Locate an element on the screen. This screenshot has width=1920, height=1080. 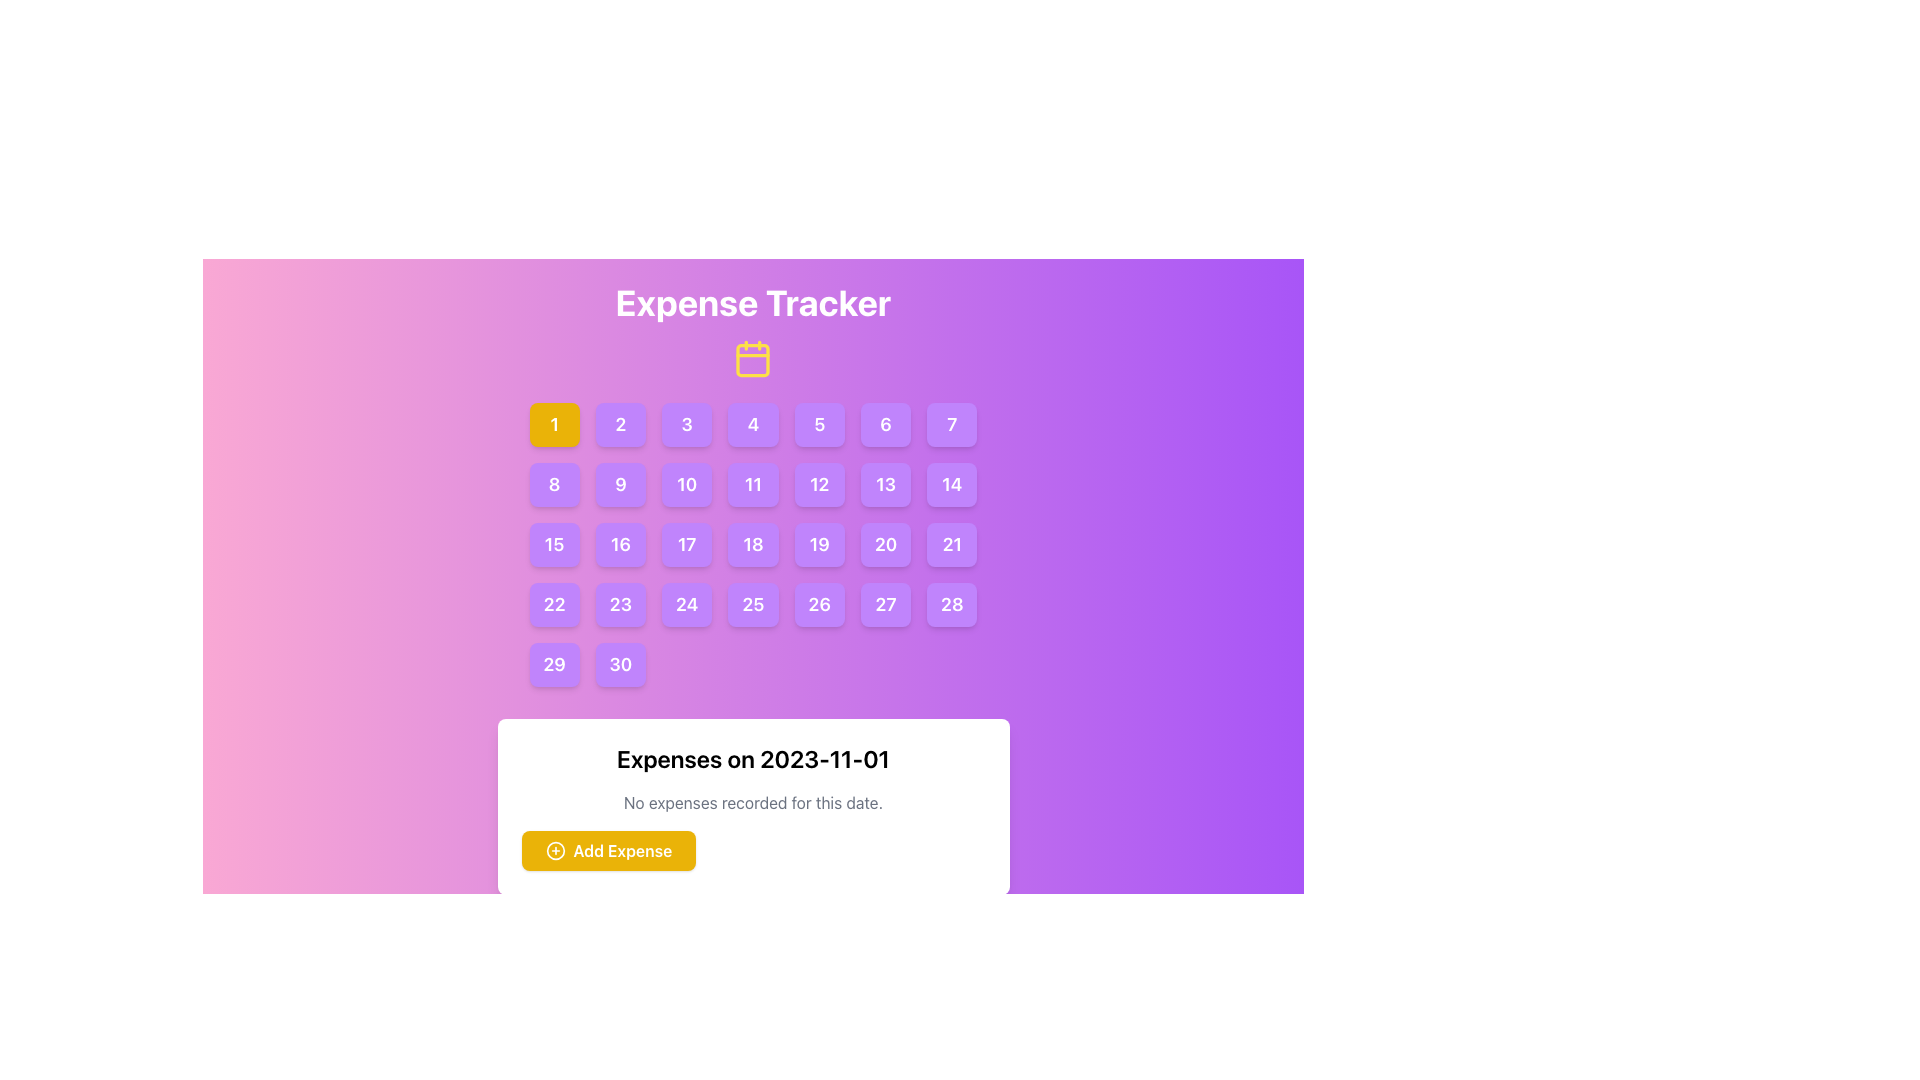
the square-shaped button with rounded corners displaying the number '26' in white on a purple background is located at coordinates (819, 604).